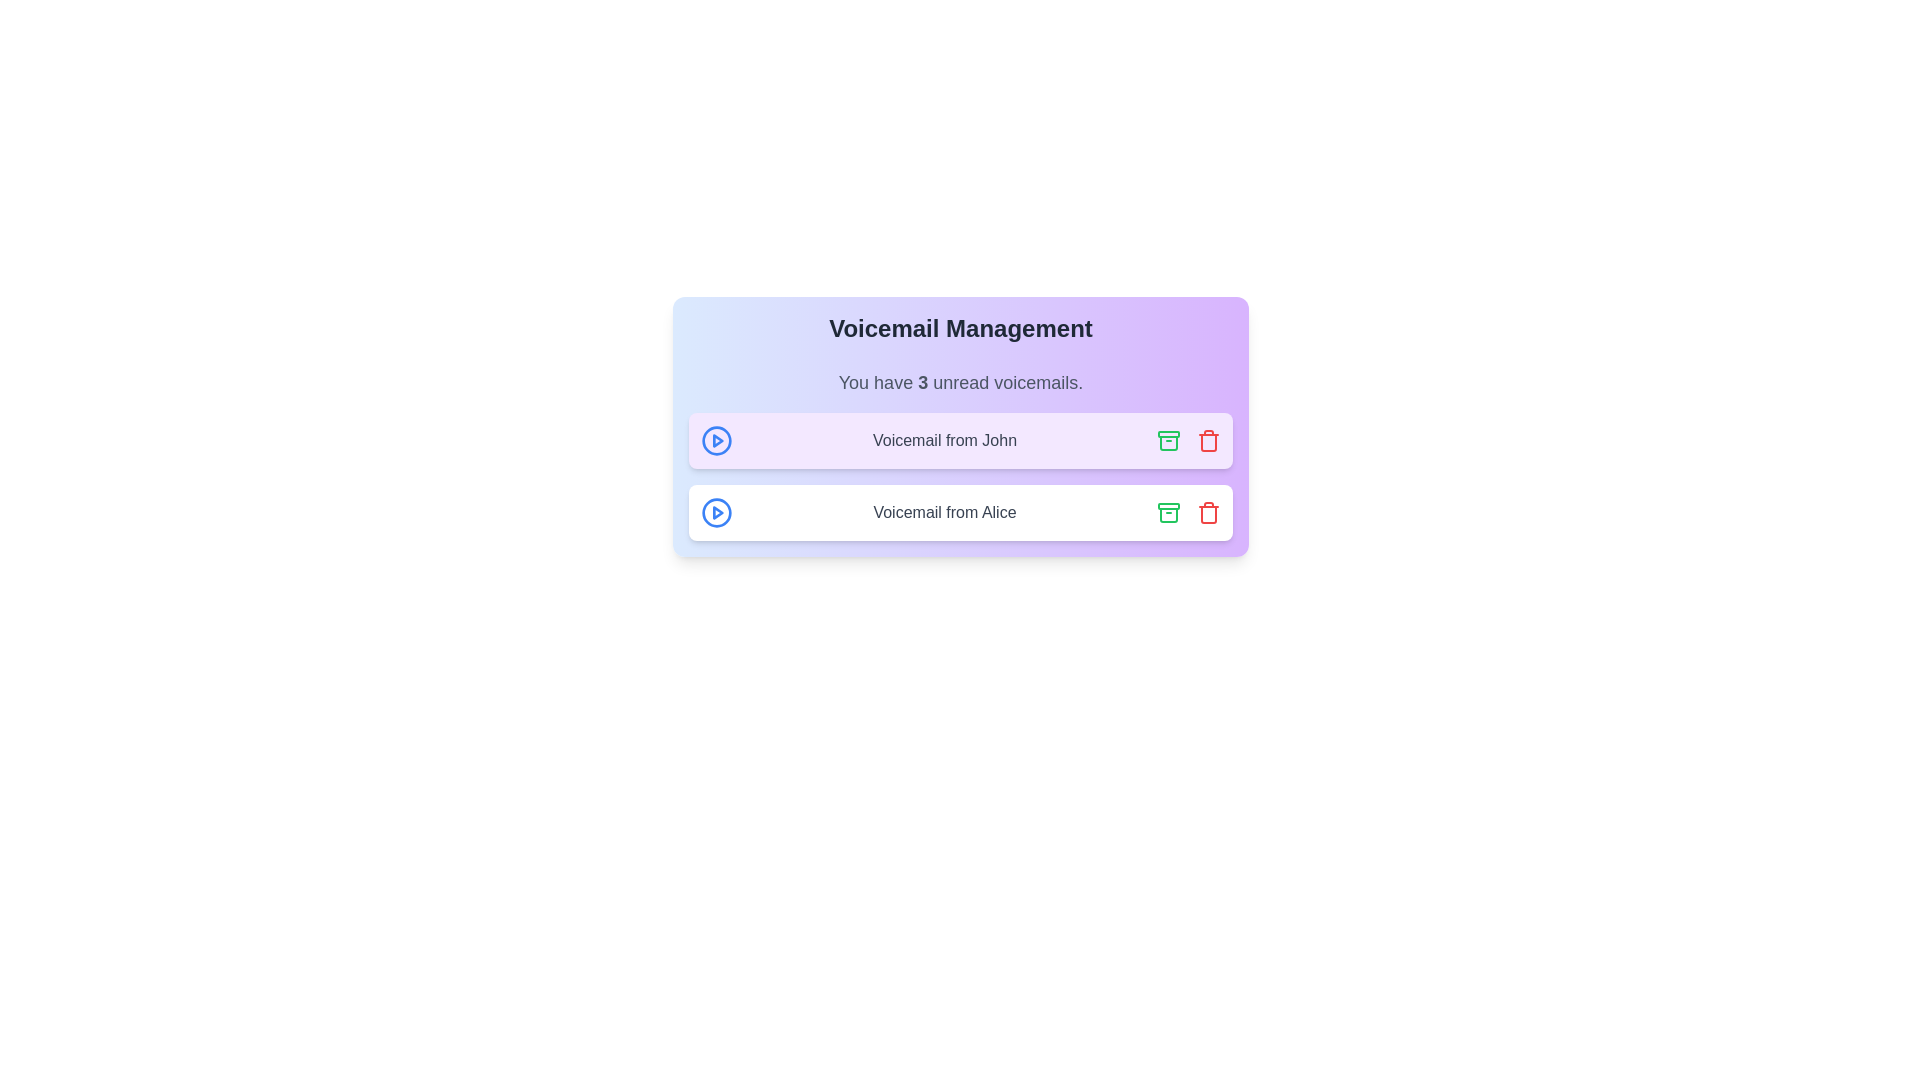  What do you see at coordinates (960, 382) in the screenshot?
I see `information displayed in the text label stating 'You have 3 unread voicemails.' which is located in the Voicemail Management card interface` at bounding box center [960, 382].